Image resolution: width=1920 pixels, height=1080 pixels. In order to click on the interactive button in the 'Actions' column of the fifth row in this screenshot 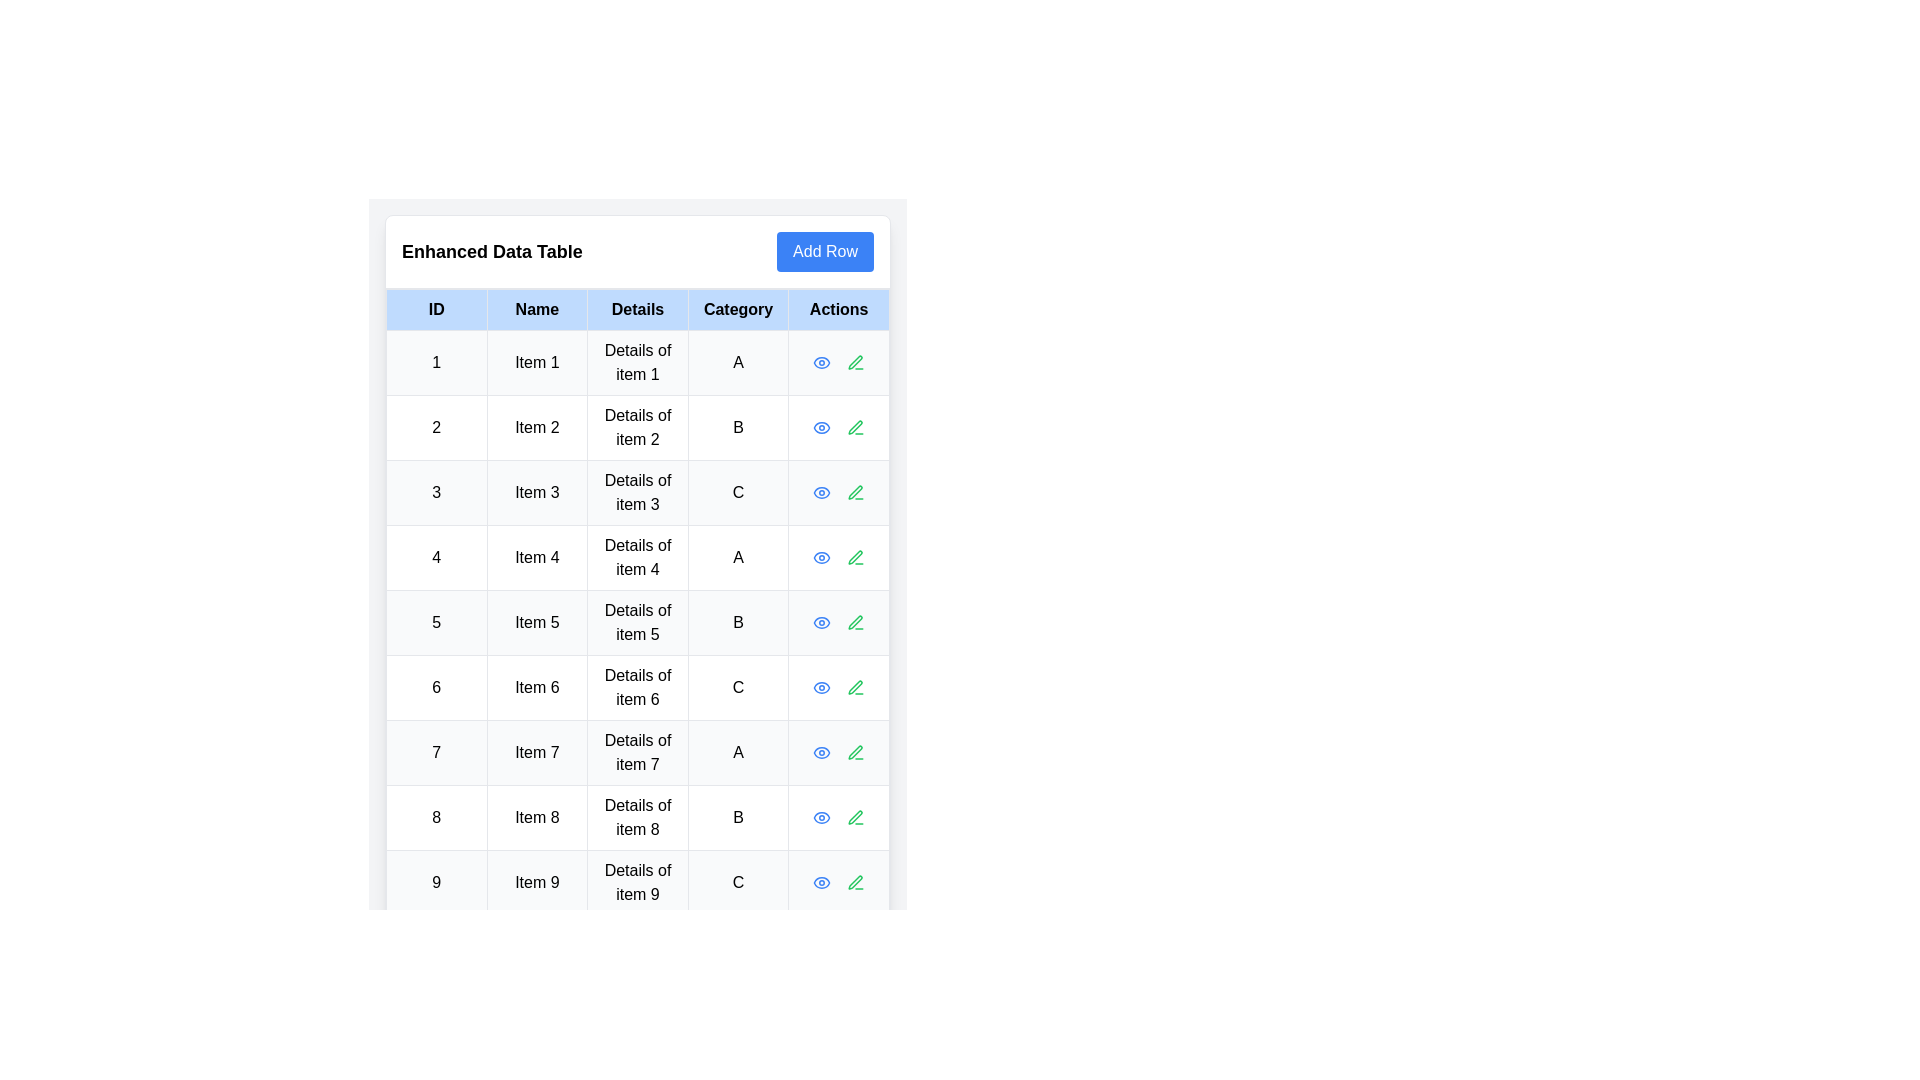, I will do `click(856, 622)`.